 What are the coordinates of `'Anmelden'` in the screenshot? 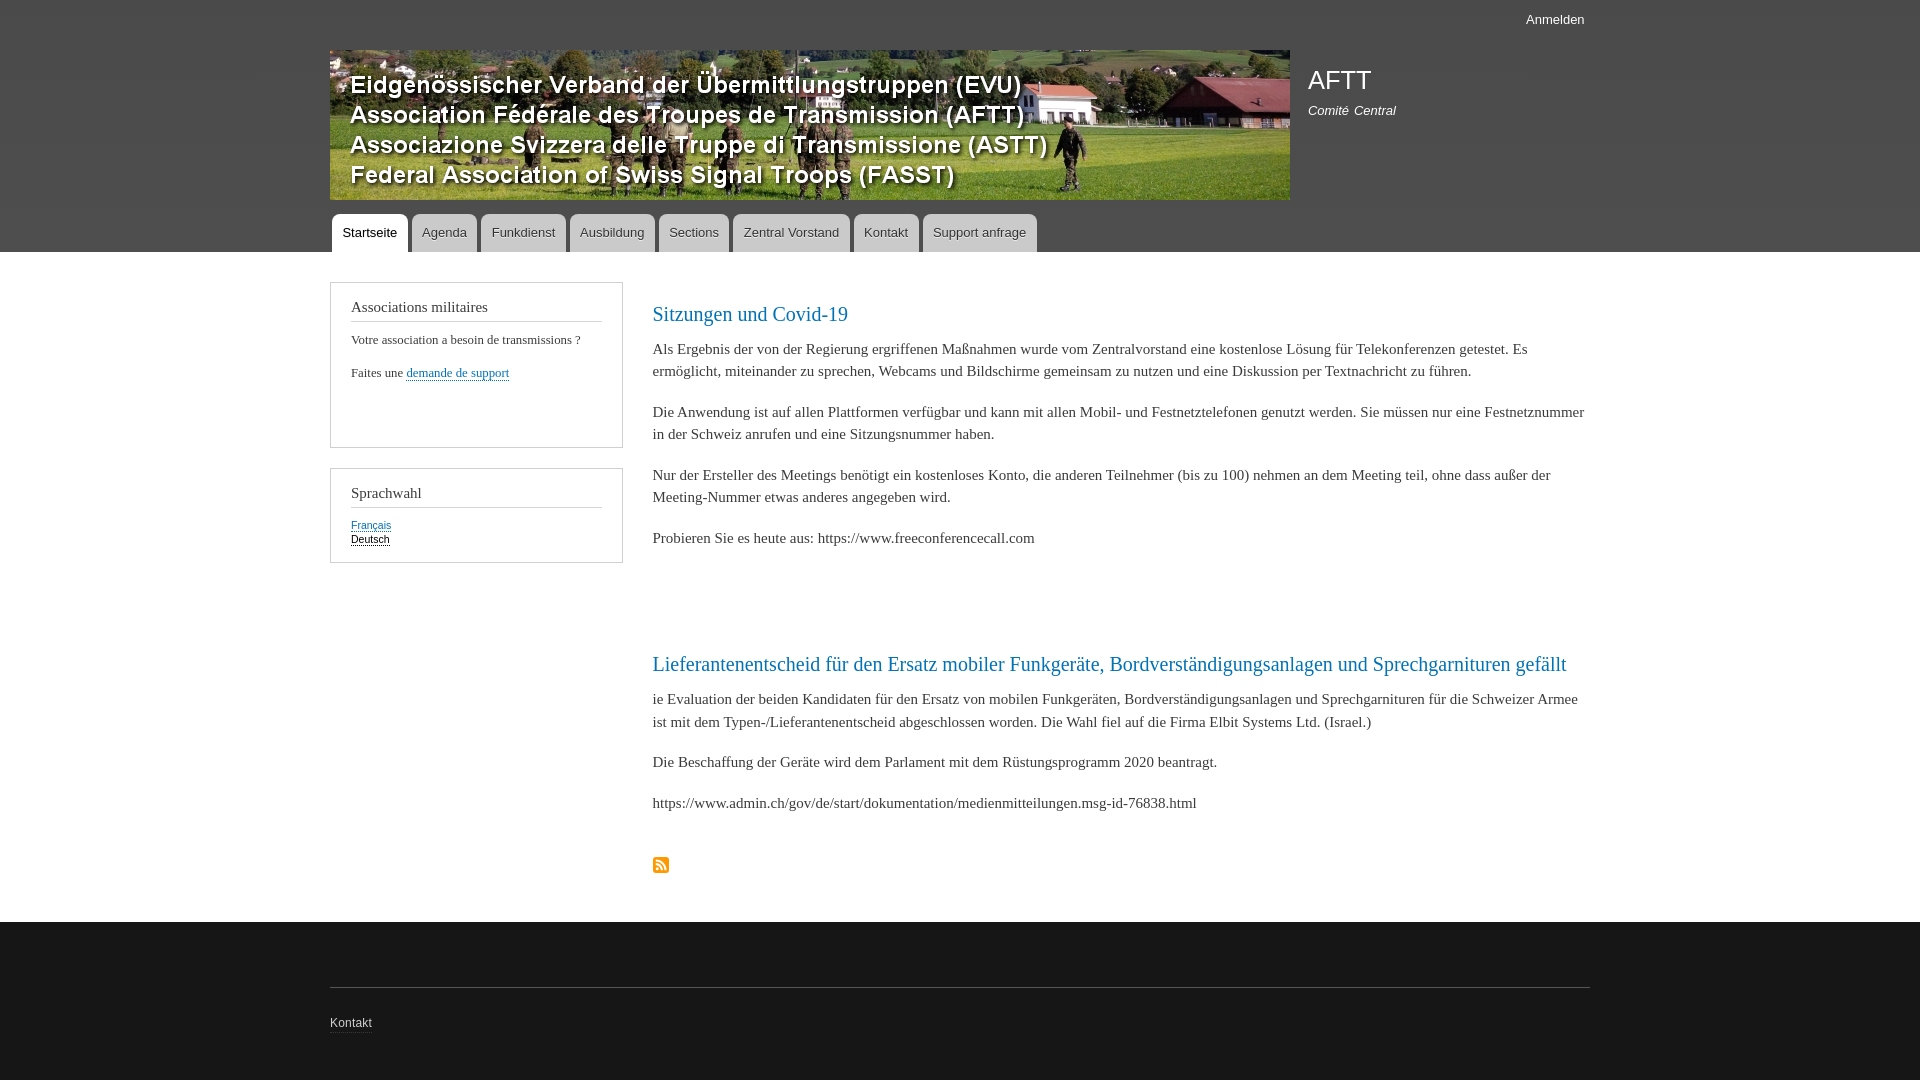 It's located at (1554, 19).